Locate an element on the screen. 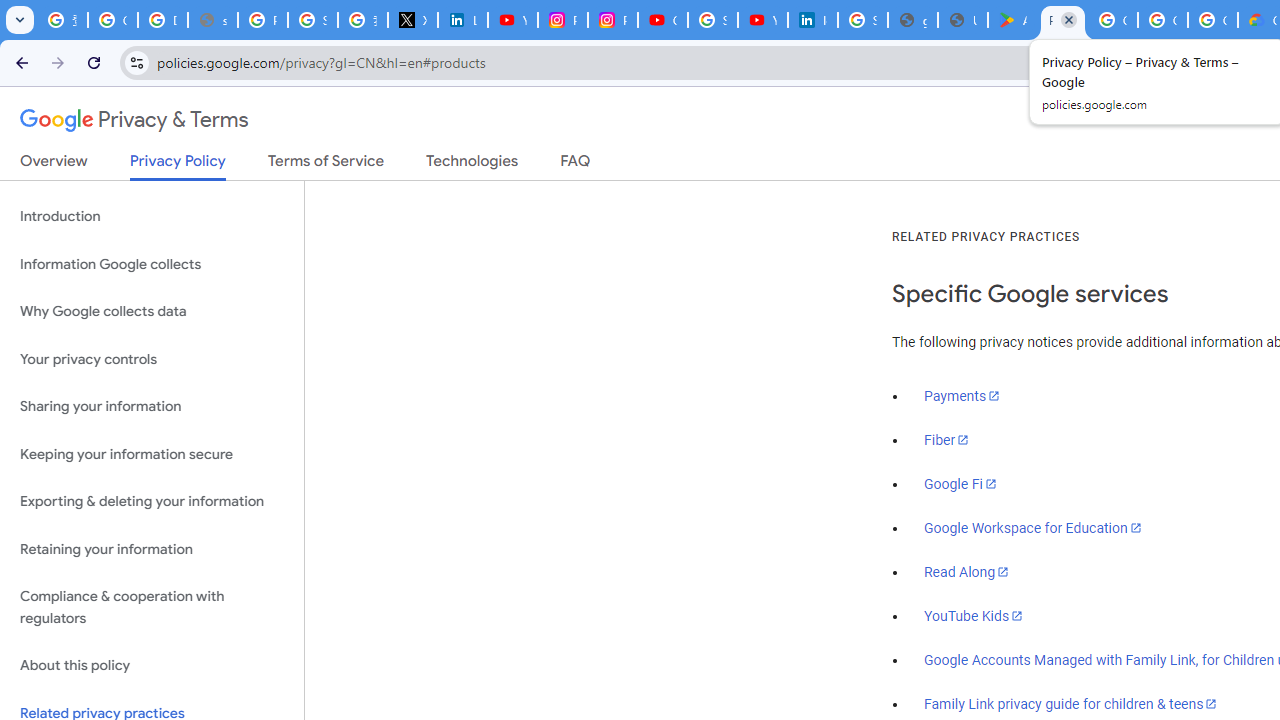 The height and width of the screenshot is (720, 1280). 'LinkedIn Privacy Policy' is located at coordinates (461, 20).